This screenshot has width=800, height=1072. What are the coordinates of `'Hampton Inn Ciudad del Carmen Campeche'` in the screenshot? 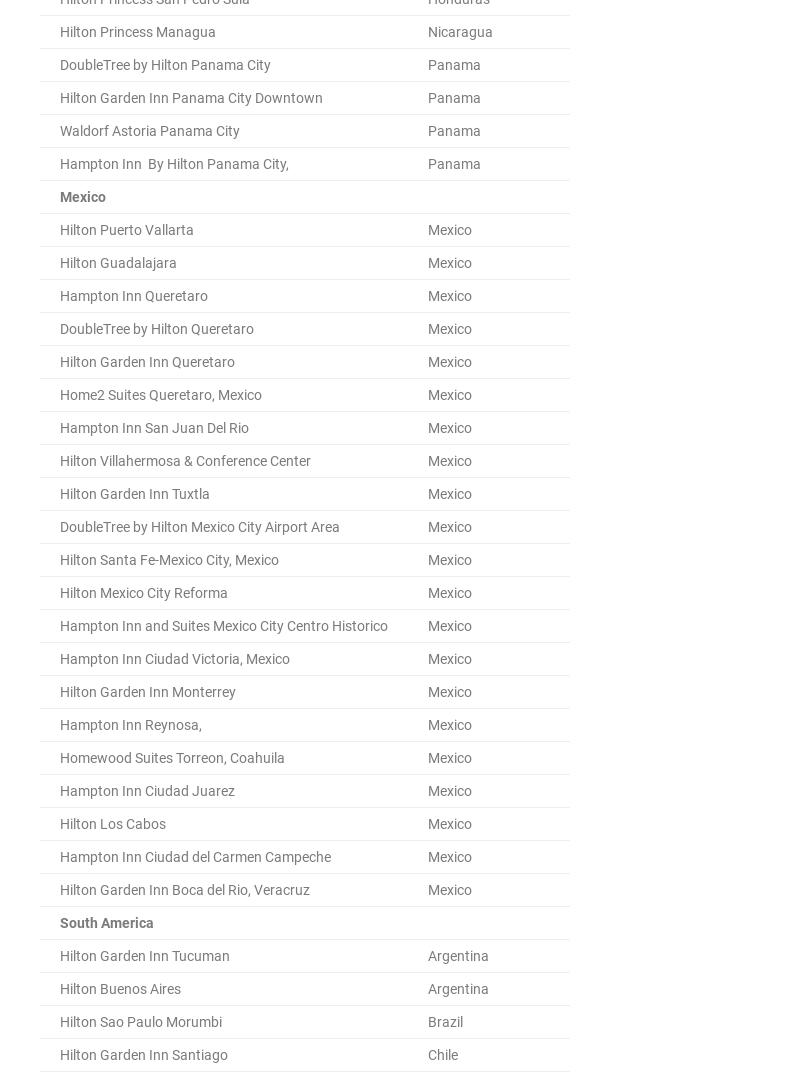 It's located at (59, 855).